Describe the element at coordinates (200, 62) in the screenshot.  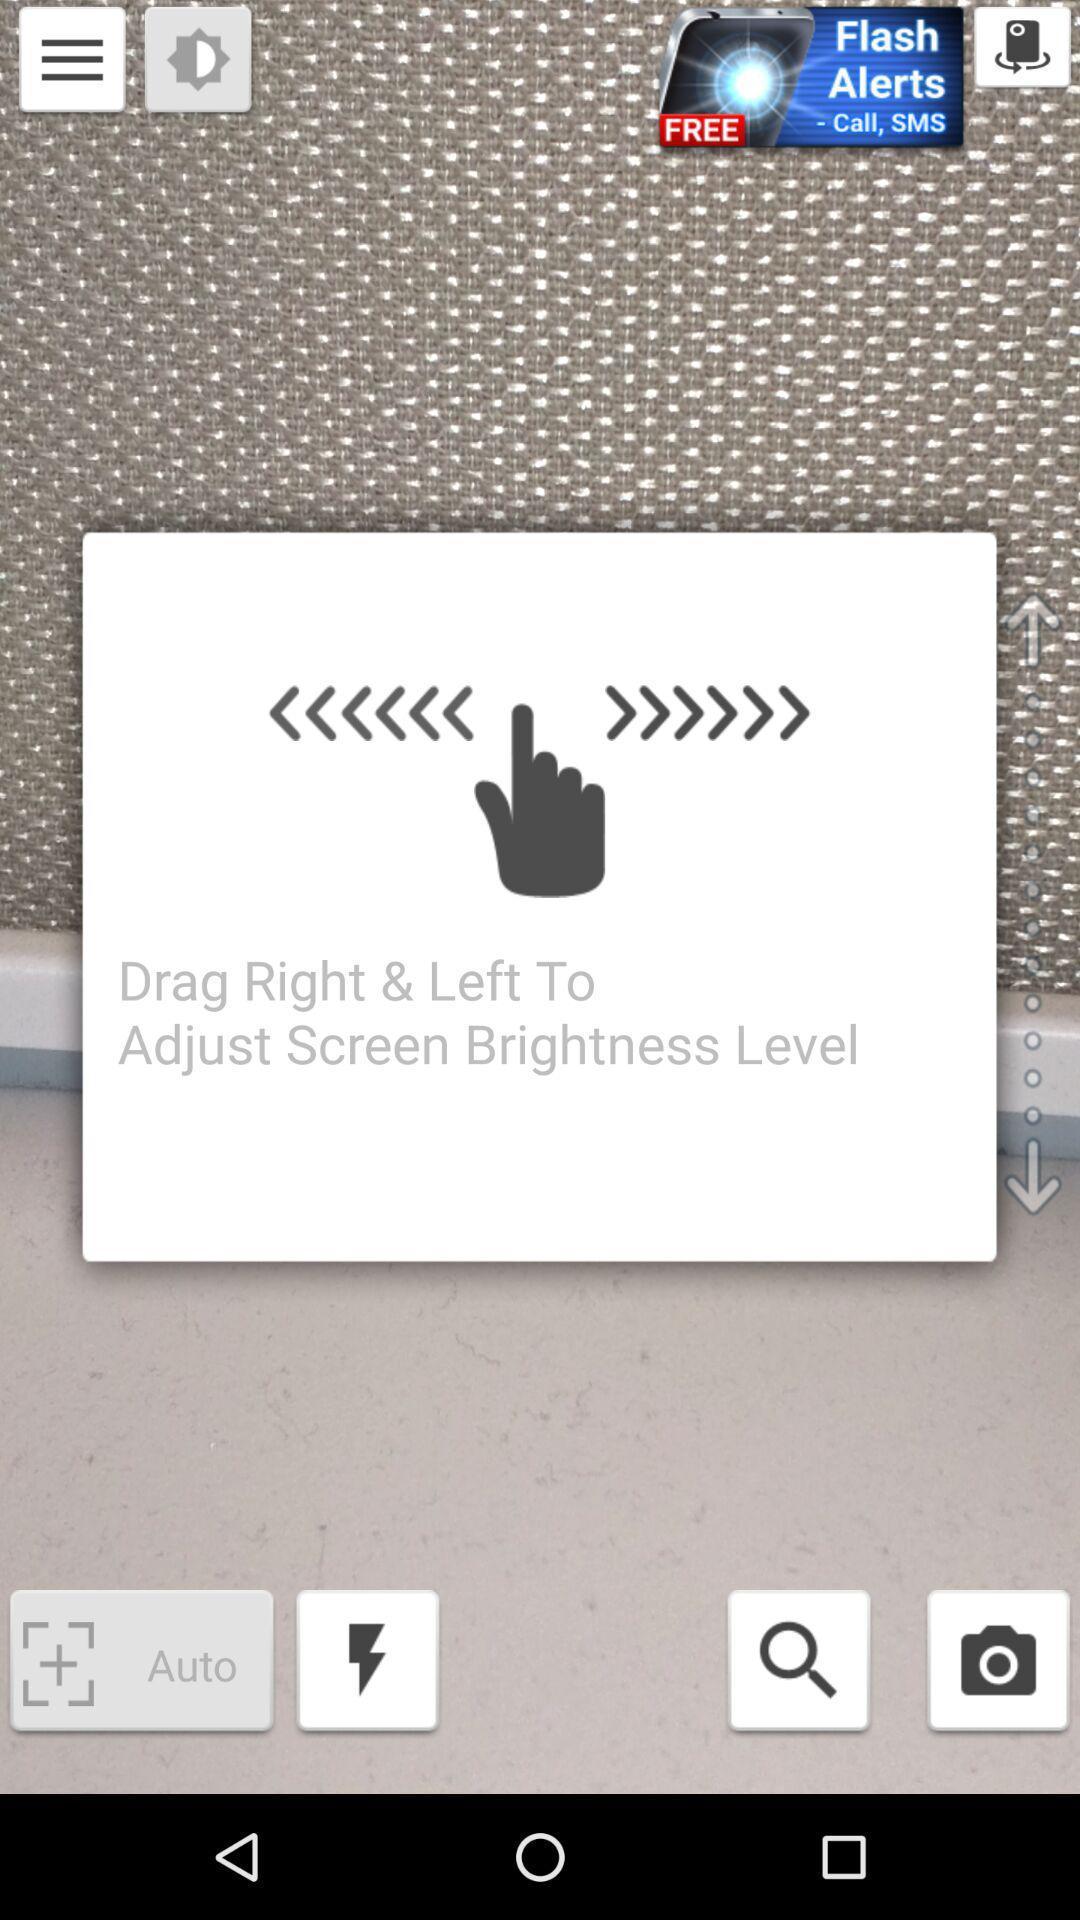
I see `brightness view` at that location.